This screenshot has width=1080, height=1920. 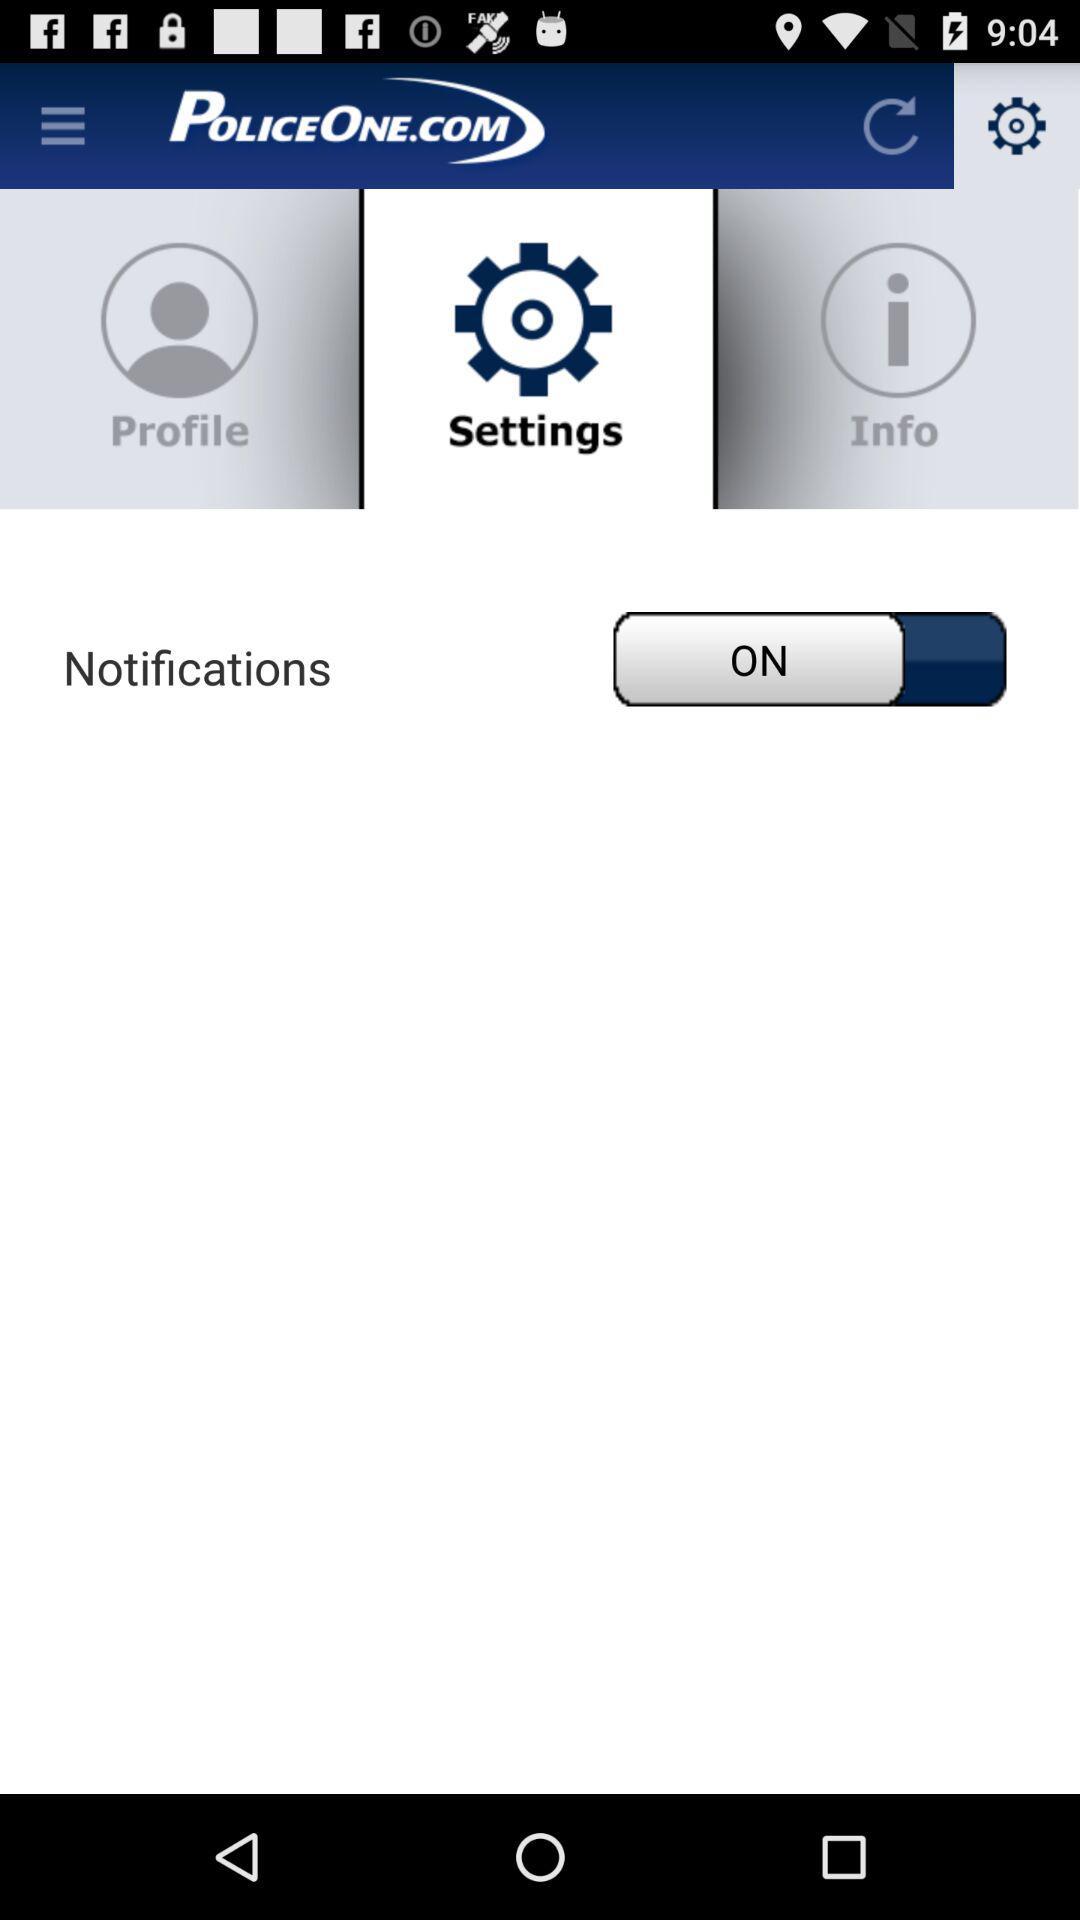 I want to click on the refresh icon, so click(x=890, y=133).